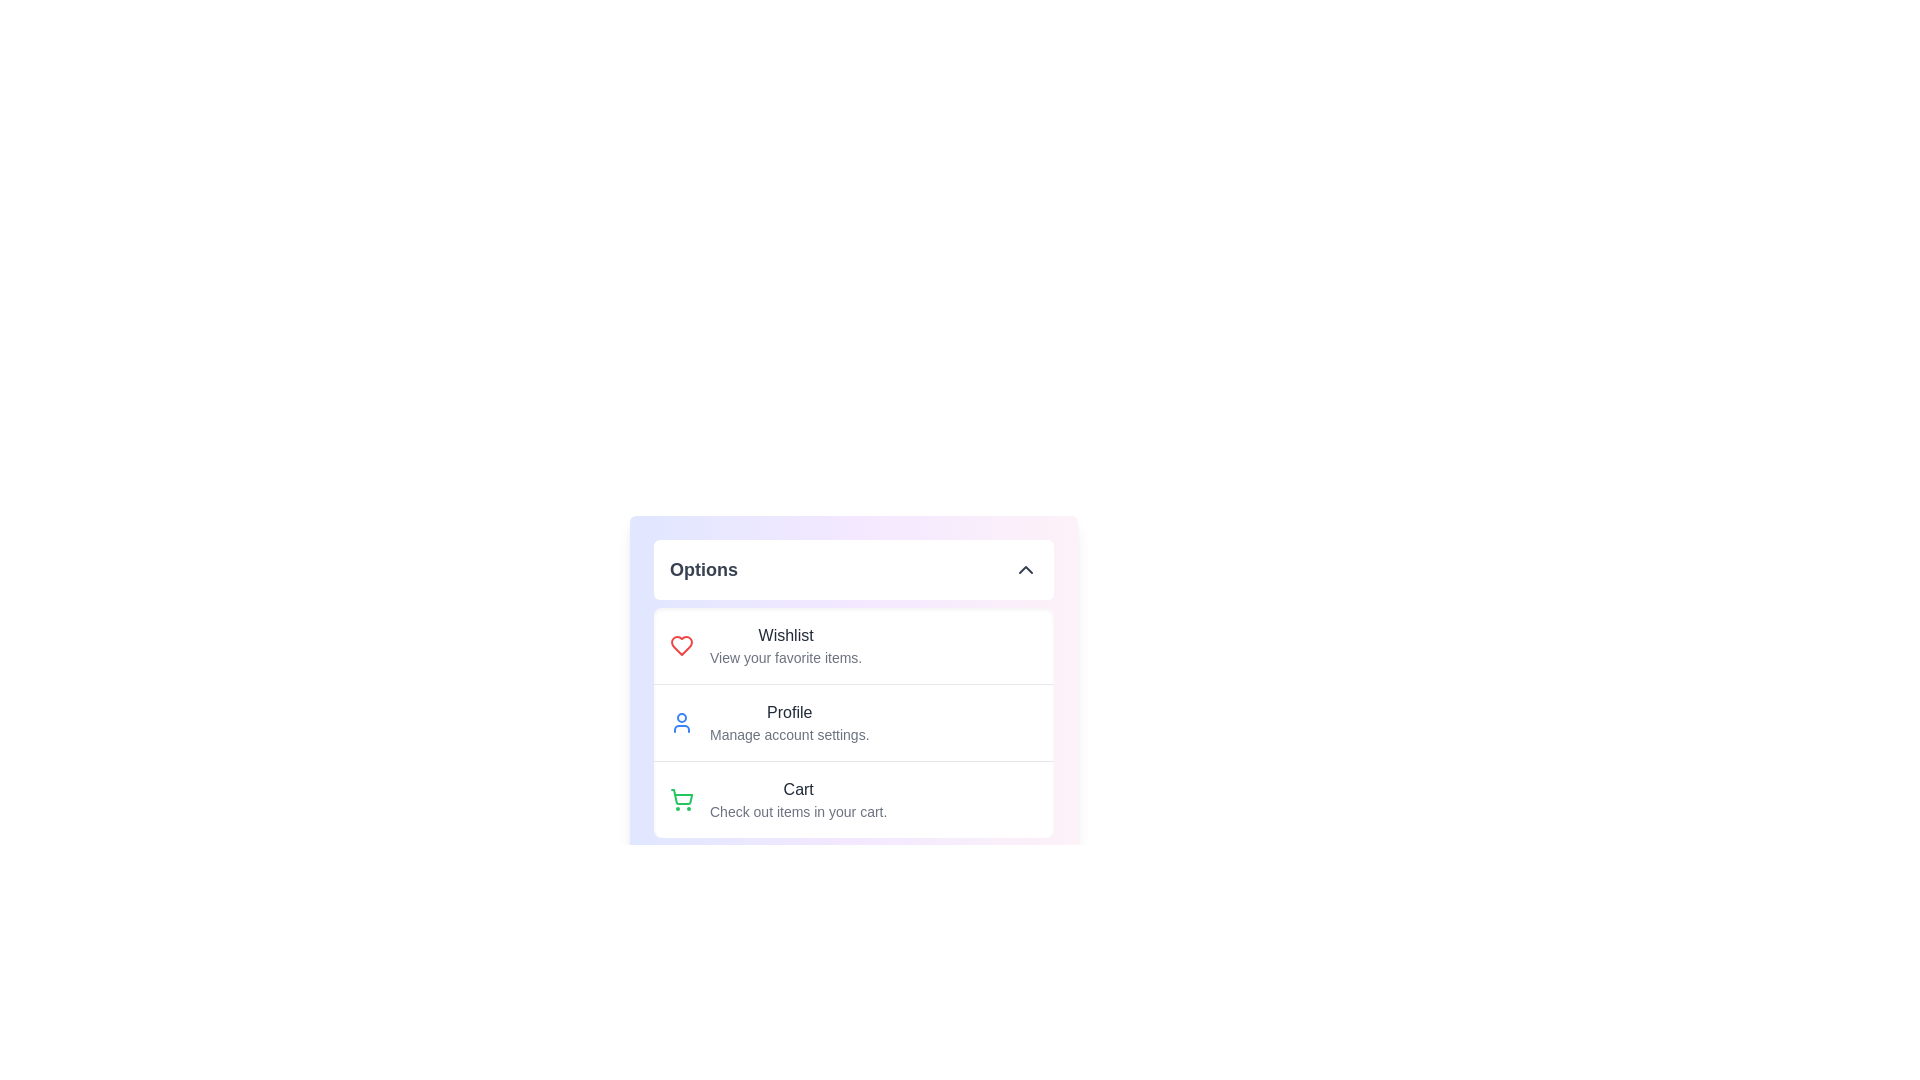 Image resolution: width=1920 pixels, height=1080 pixels. Describe the element at coordinates (681, 645) in the screenshot. I see `the Wishlist icon to interact with it` at that location.